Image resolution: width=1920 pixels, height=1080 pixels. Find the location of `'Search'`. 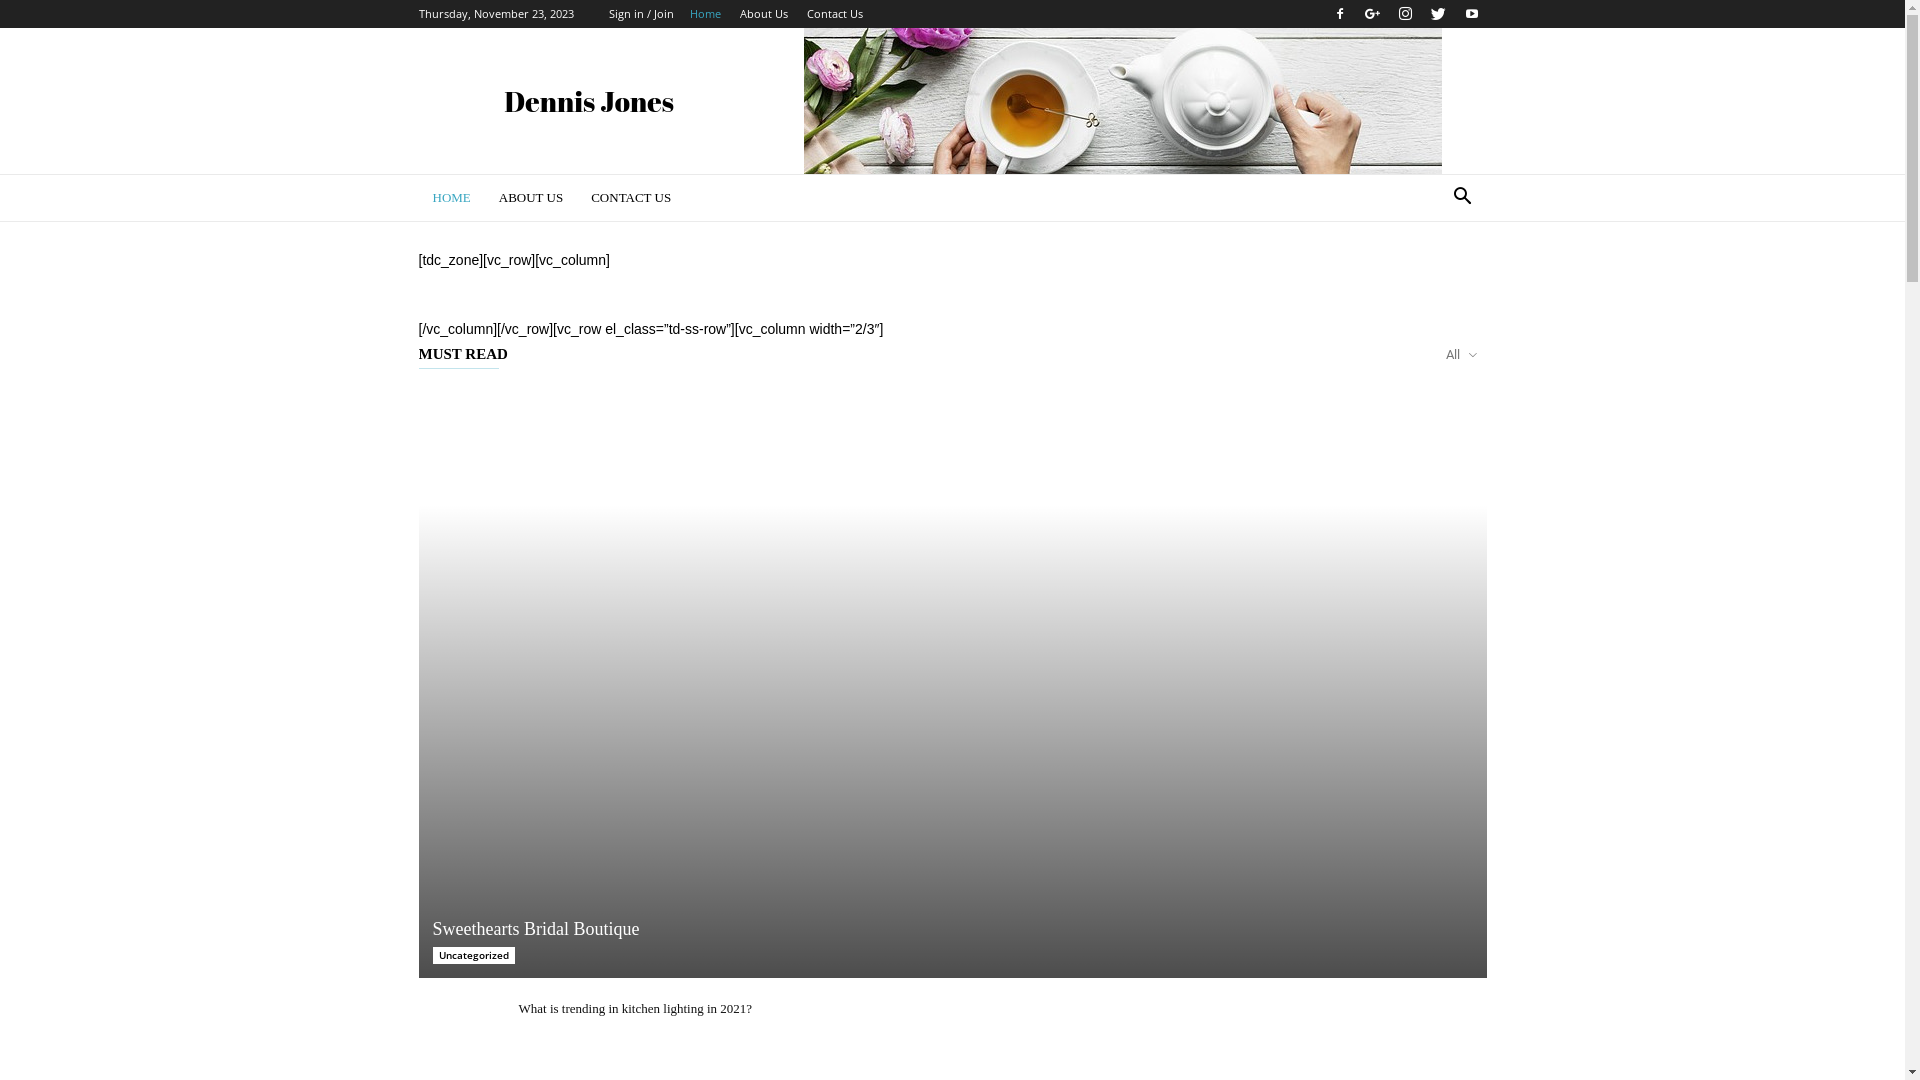

'Search' is located at coordinates (1430, 277).